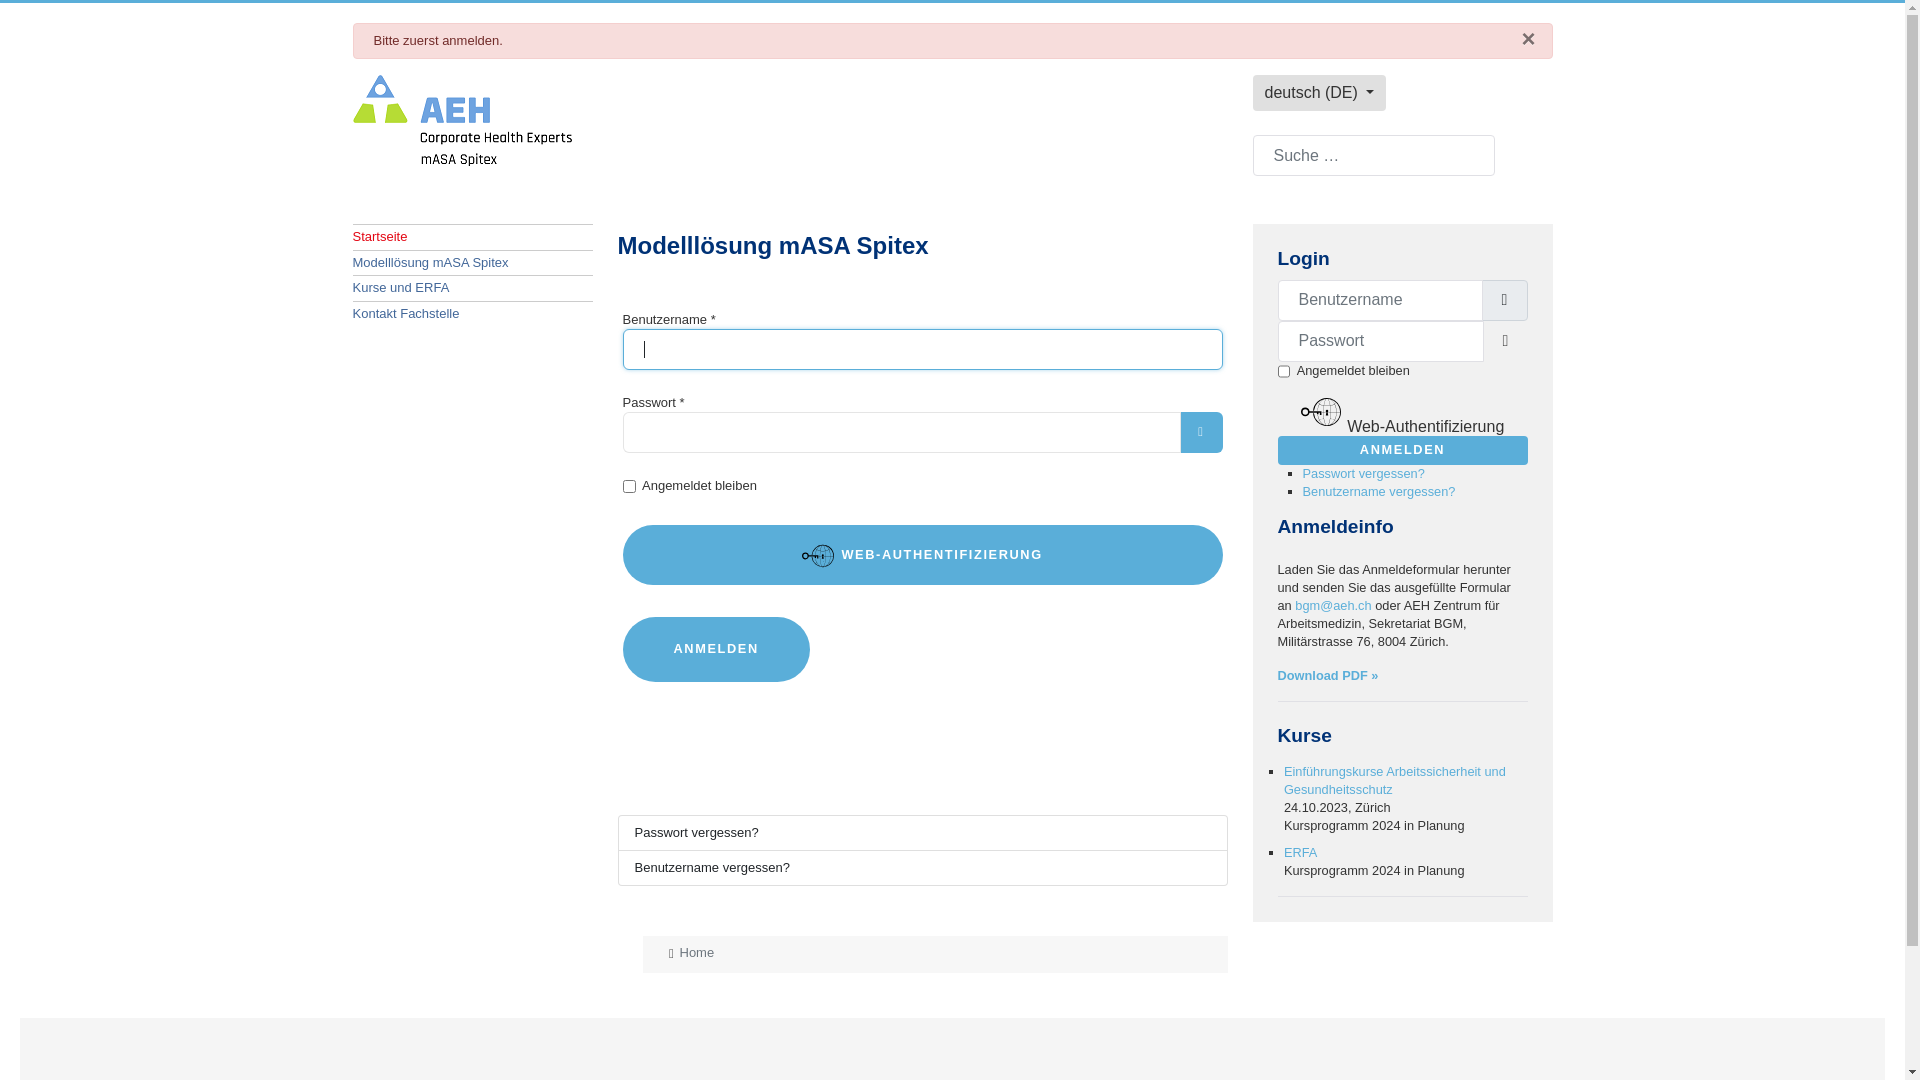  What do you see at coordinates (621, 649) in the screenshot?
I see `'ANMELDEN'` at bounding box center [621, 649].